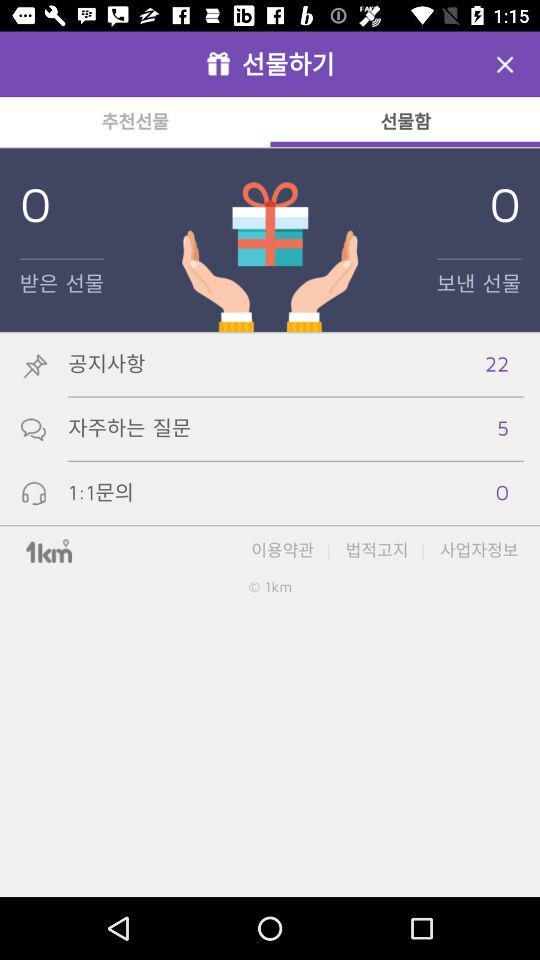 This screenshot has height=960, width=540. What do you see at coordinates (504, 64) in the screenshot?
I see `screen` at bounding box center [504, 64].